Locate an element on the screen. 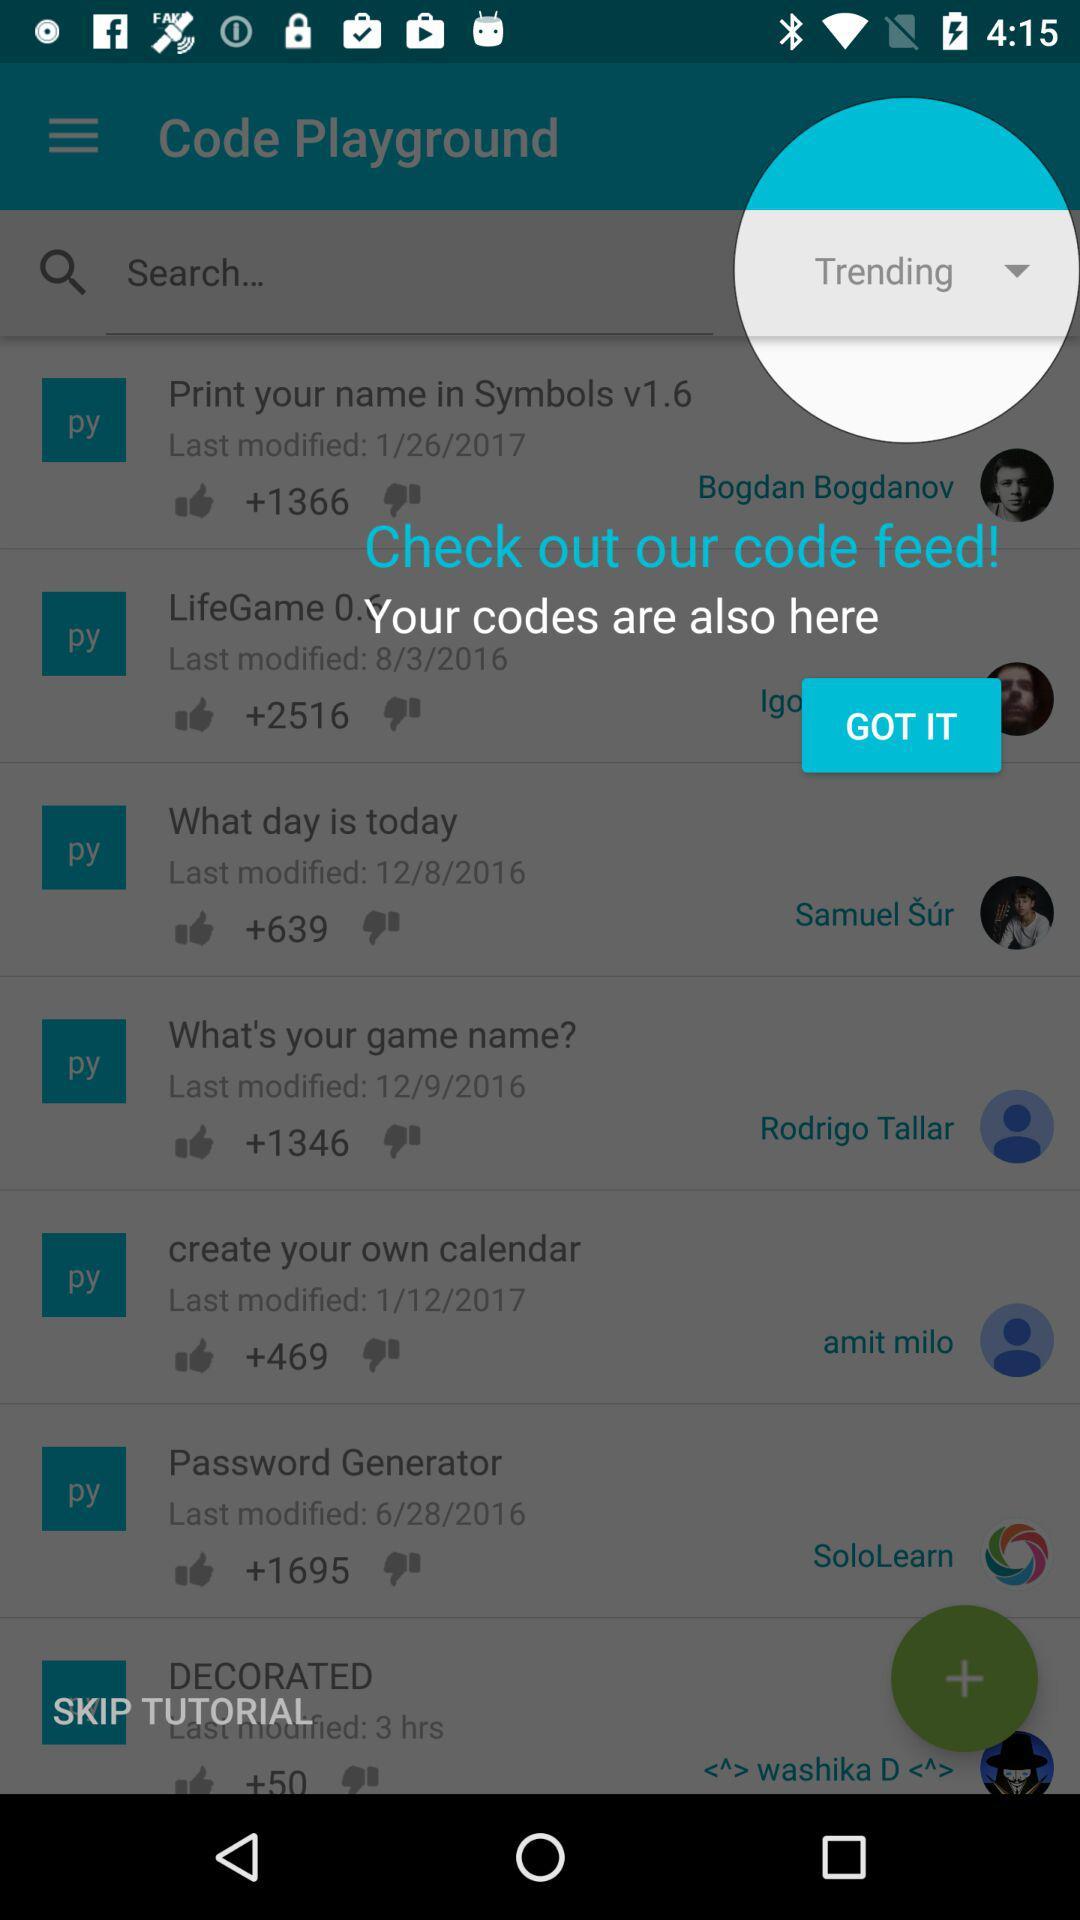  the add icon is located at coordinates (963, 1678).